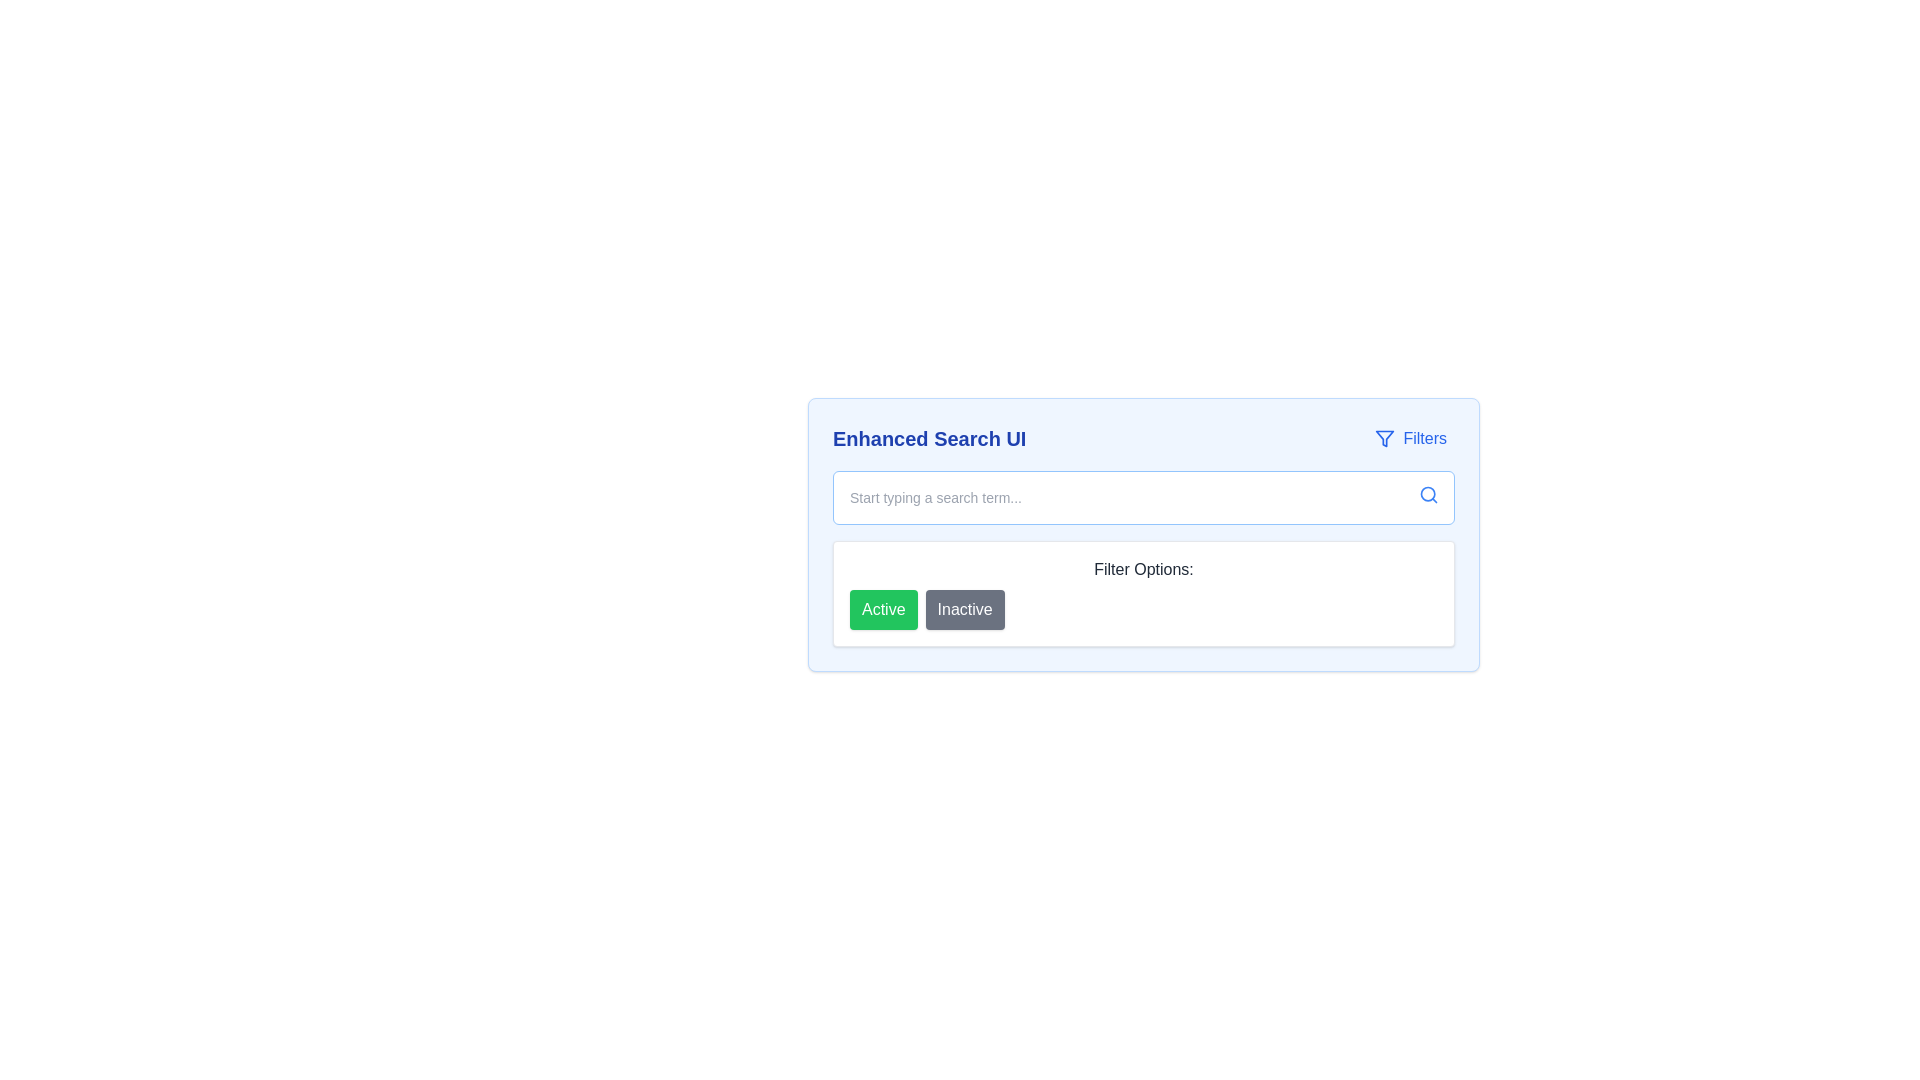 This screenshot has height=1080, width=1920. What do you see at coordinates (1384, 438) in the screenshot?
I see `the triangular funnel icon located in the top-right corner of the 'Enhanced Search UI' card` at bounding box center [1384, 438].